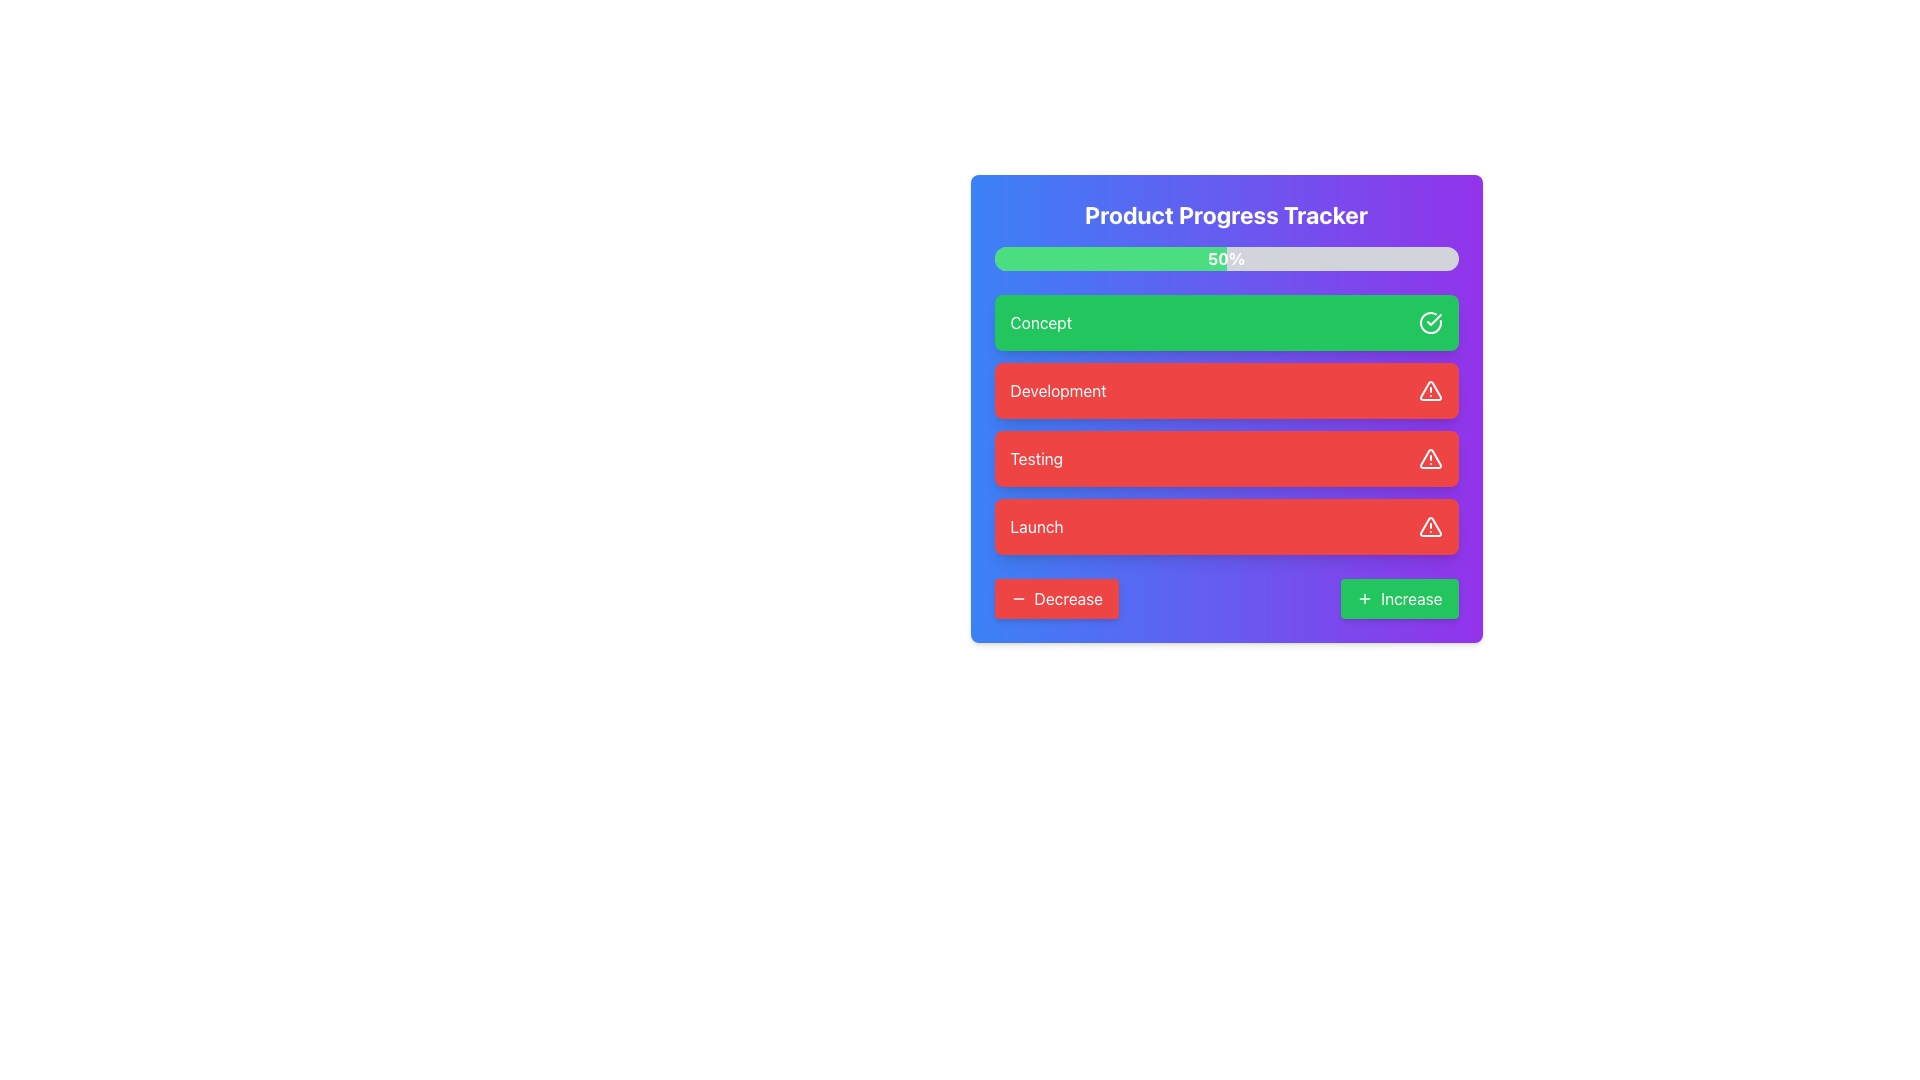 The width and height of the screenshot is (1920, 1080). I want to click on the red 'Decrease' button with white bold text and a minus sign icon, so click(1055, 597).